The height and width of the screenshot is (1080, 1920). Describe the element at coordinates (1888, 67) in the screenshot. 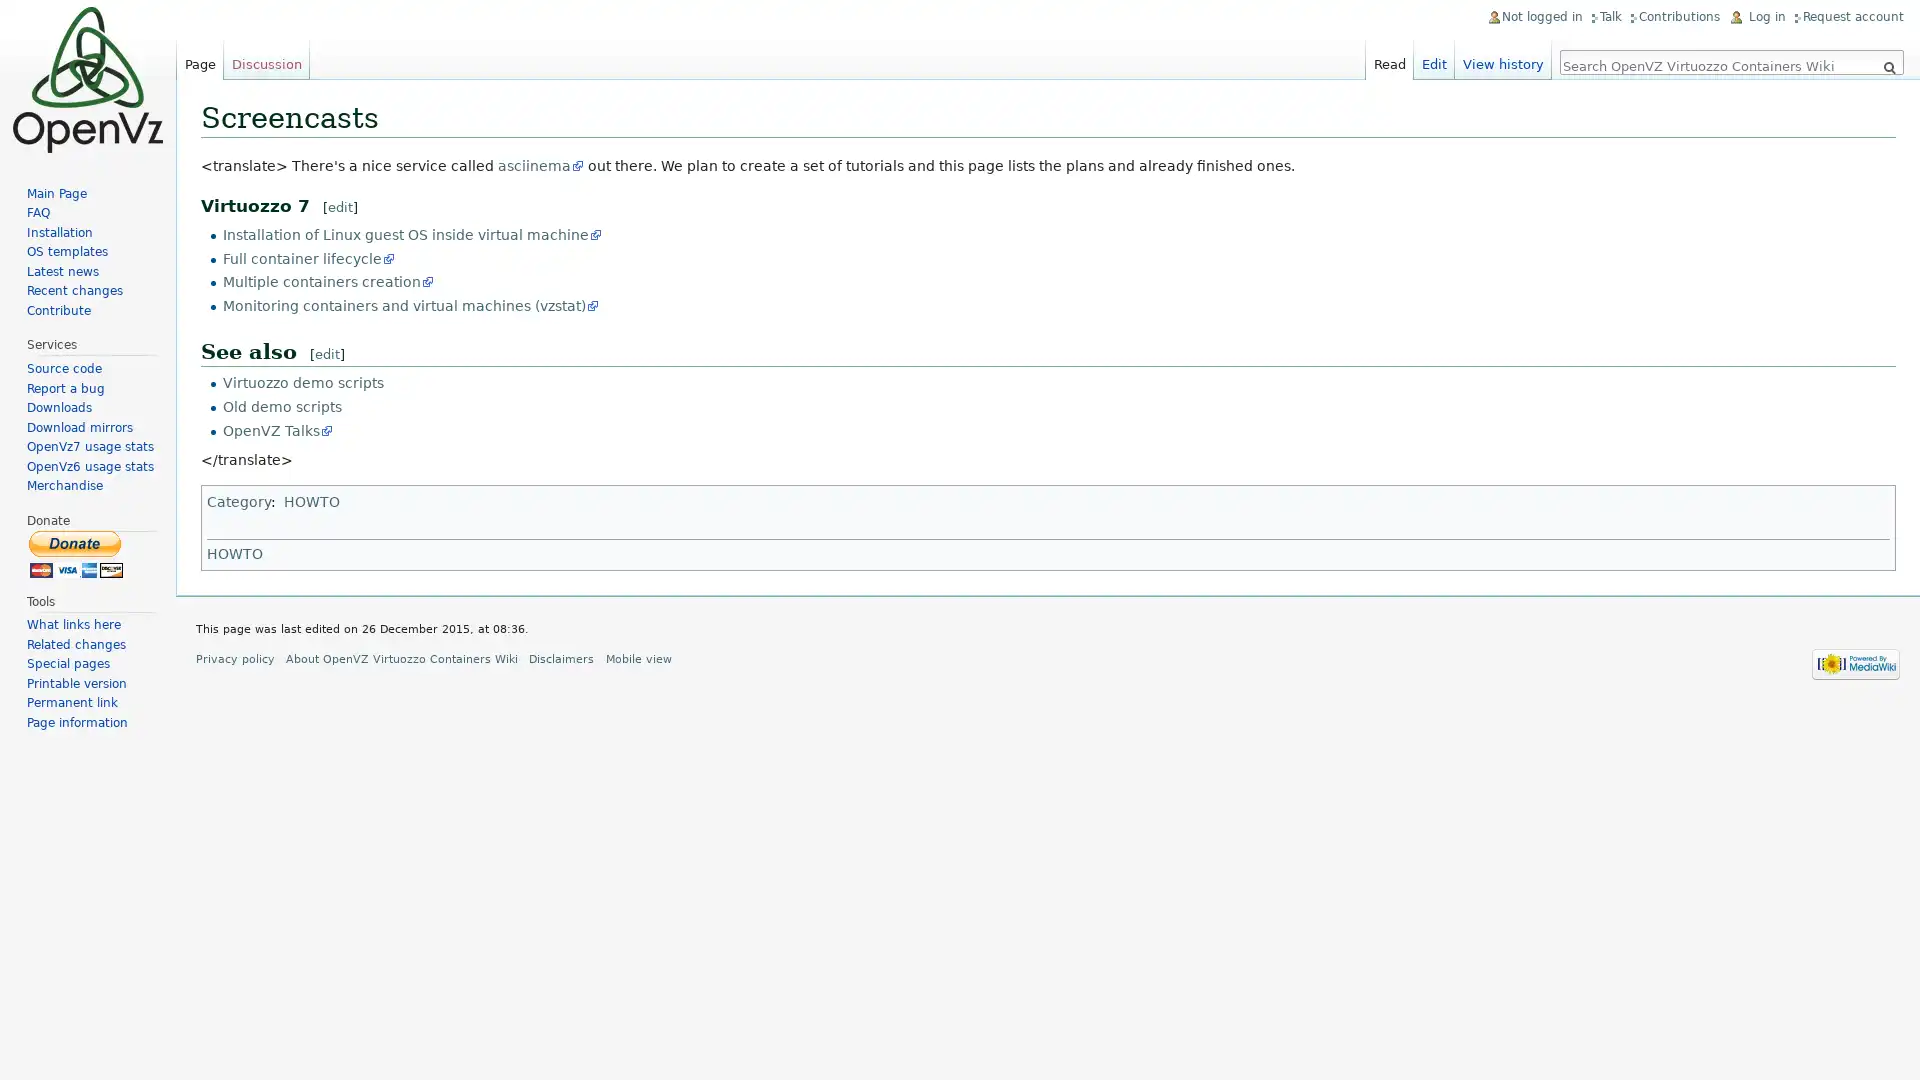

I see `Go` at that location.